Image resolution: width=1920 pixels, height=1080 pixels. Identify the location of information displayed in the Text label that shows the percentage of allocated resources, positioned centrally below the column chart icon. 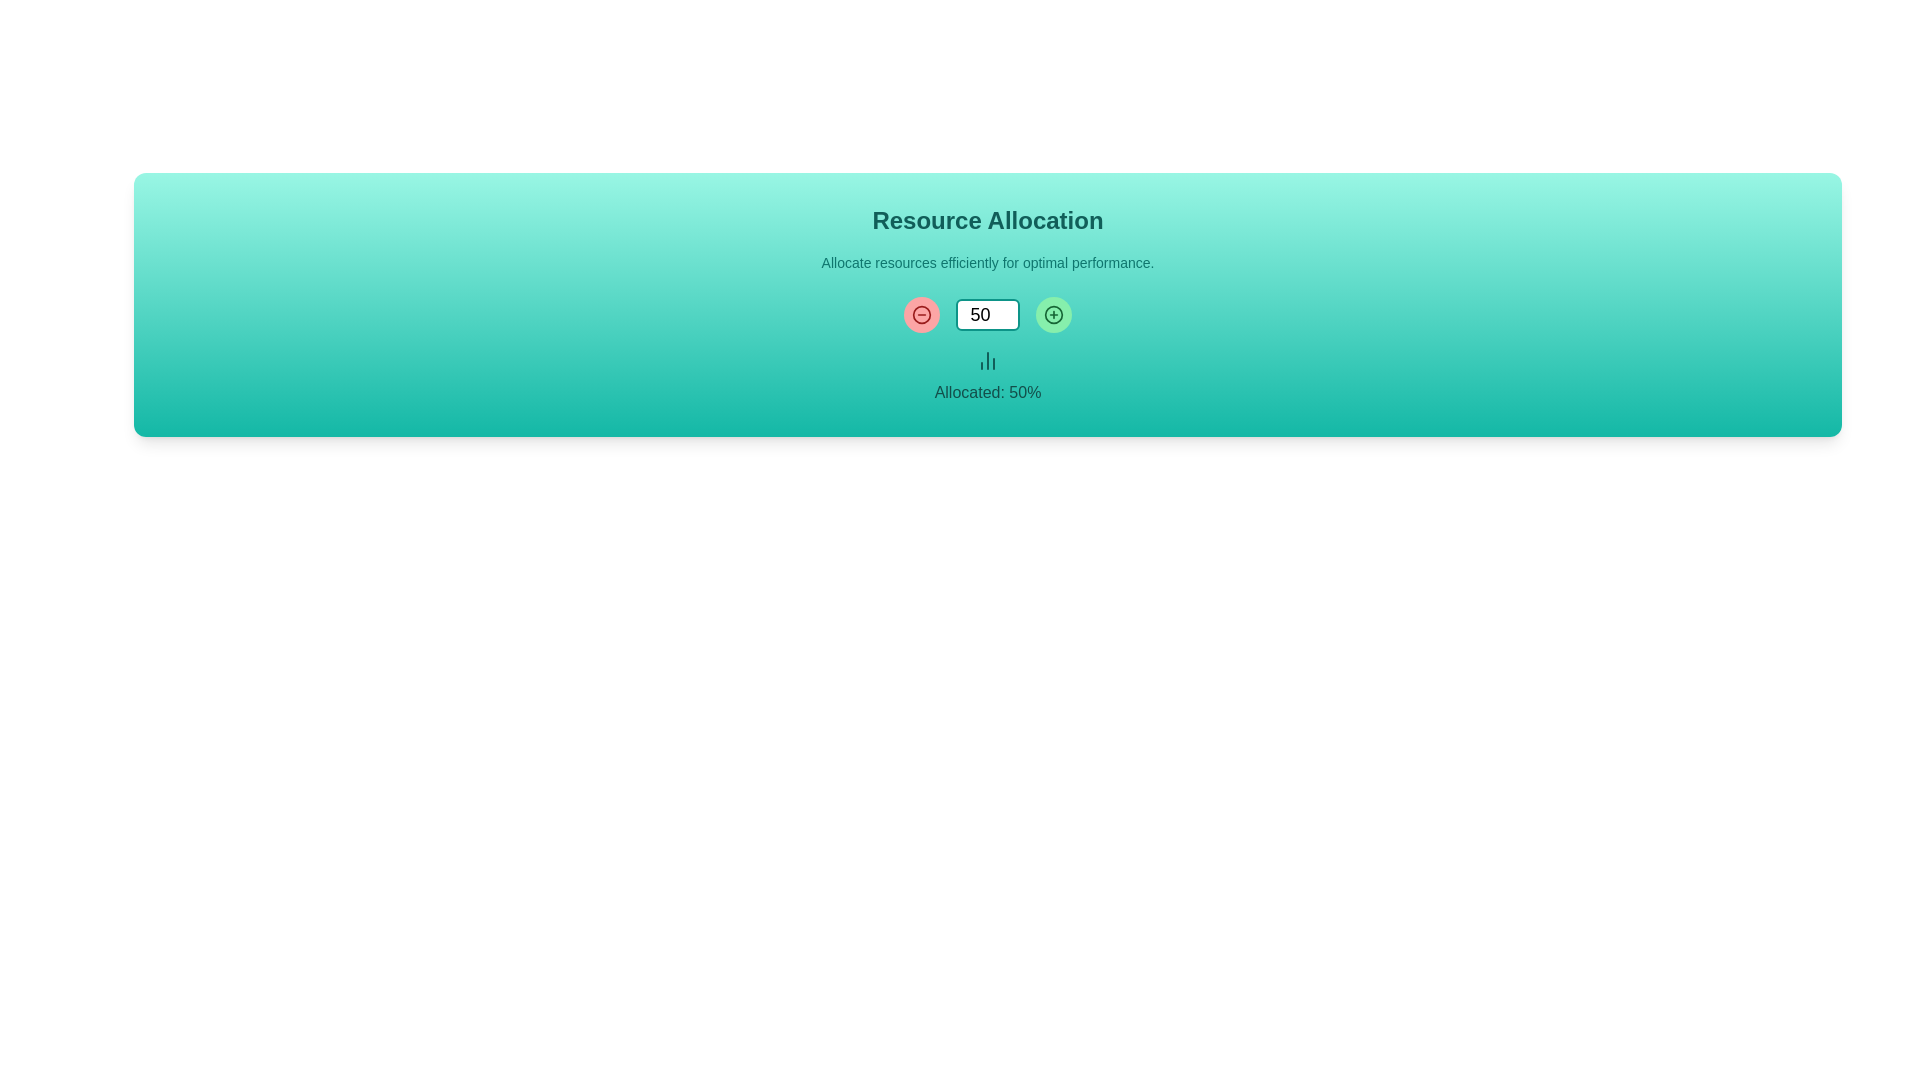
(988, 393).